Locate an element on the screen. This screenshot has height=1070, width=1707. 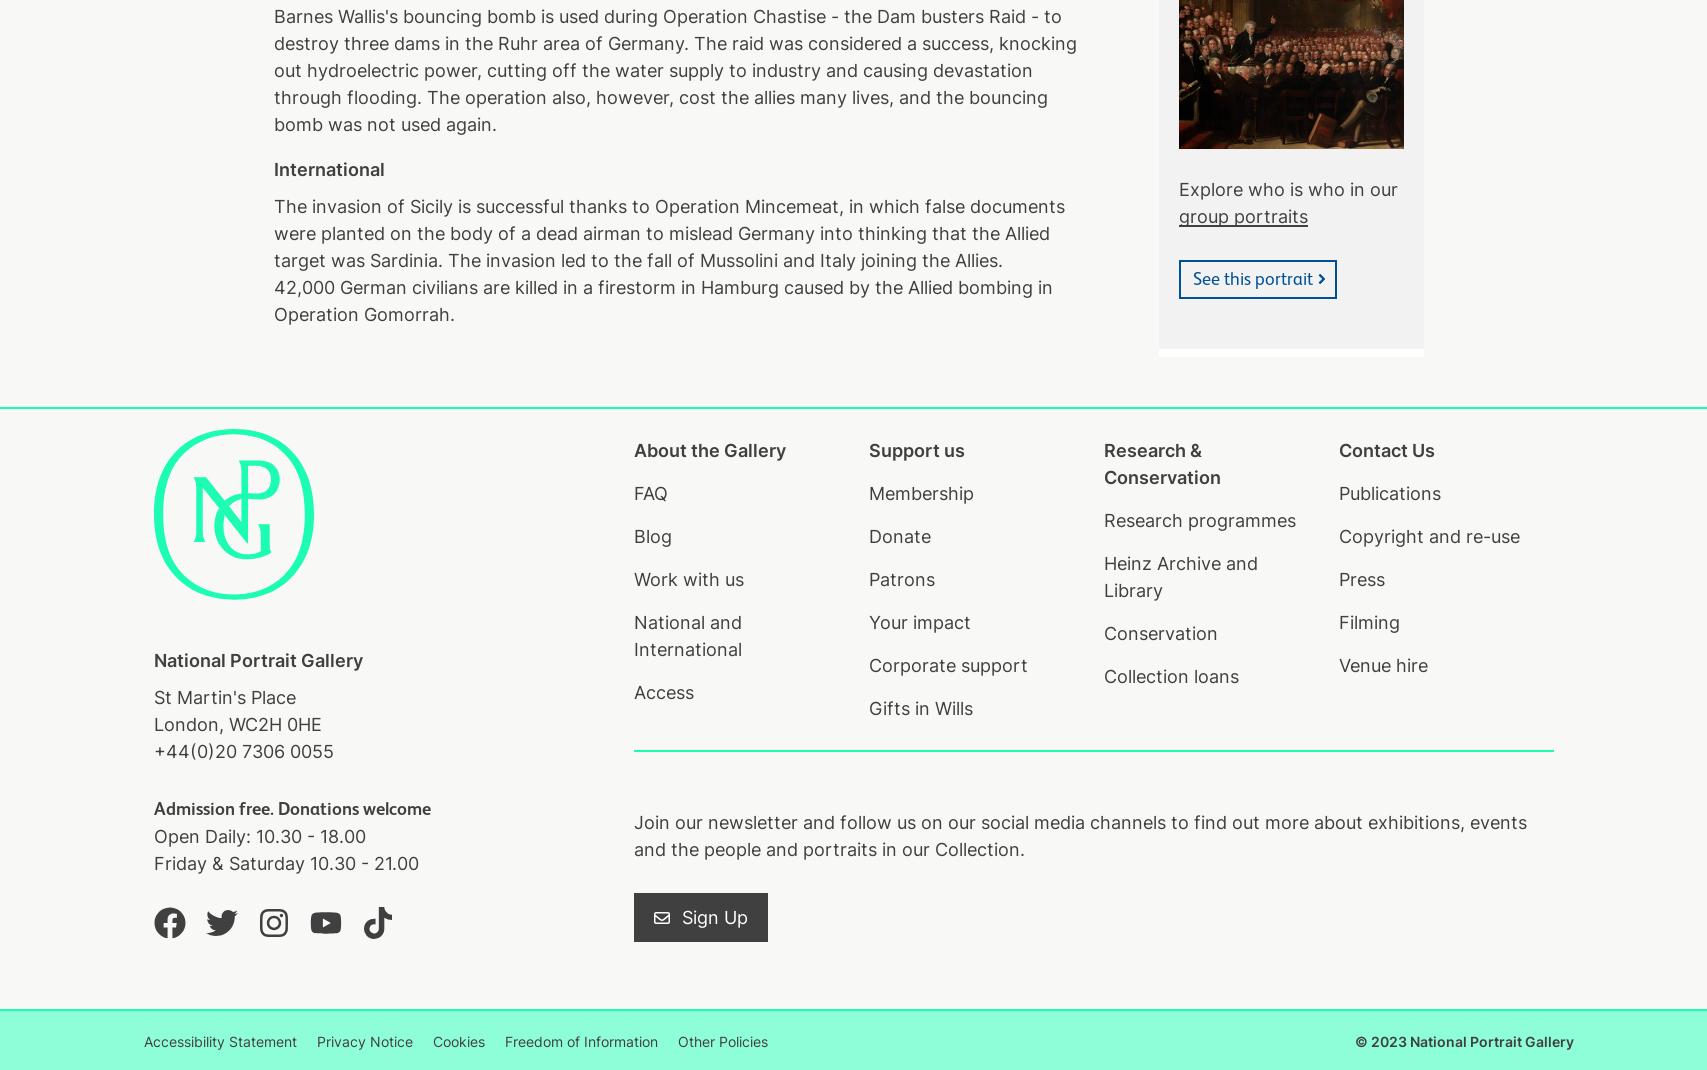
'Conservation' is located at coordinates (1159, 633).